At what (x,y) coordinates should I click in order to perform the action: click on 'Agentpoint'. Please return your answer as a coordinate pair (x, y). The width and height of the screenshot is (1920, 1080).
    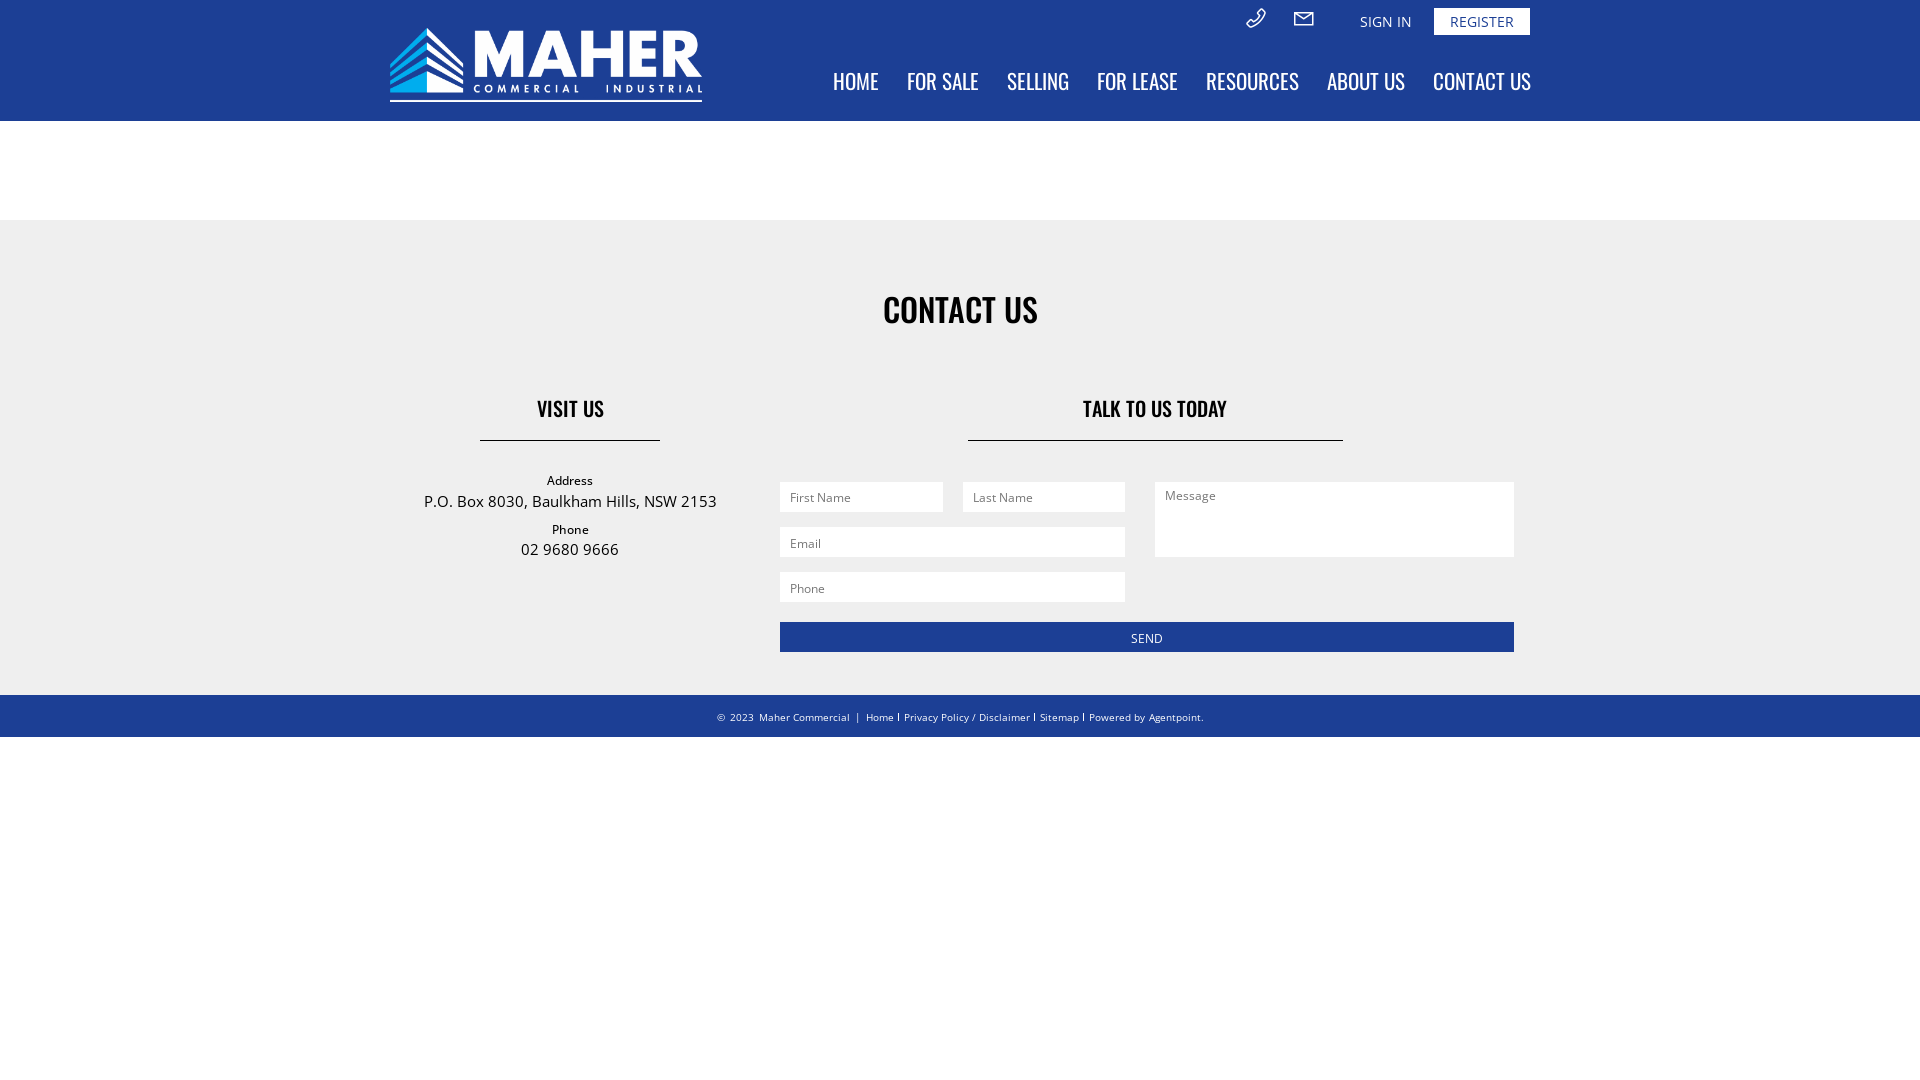
    Looking at the image, I should click on (1174, 716).